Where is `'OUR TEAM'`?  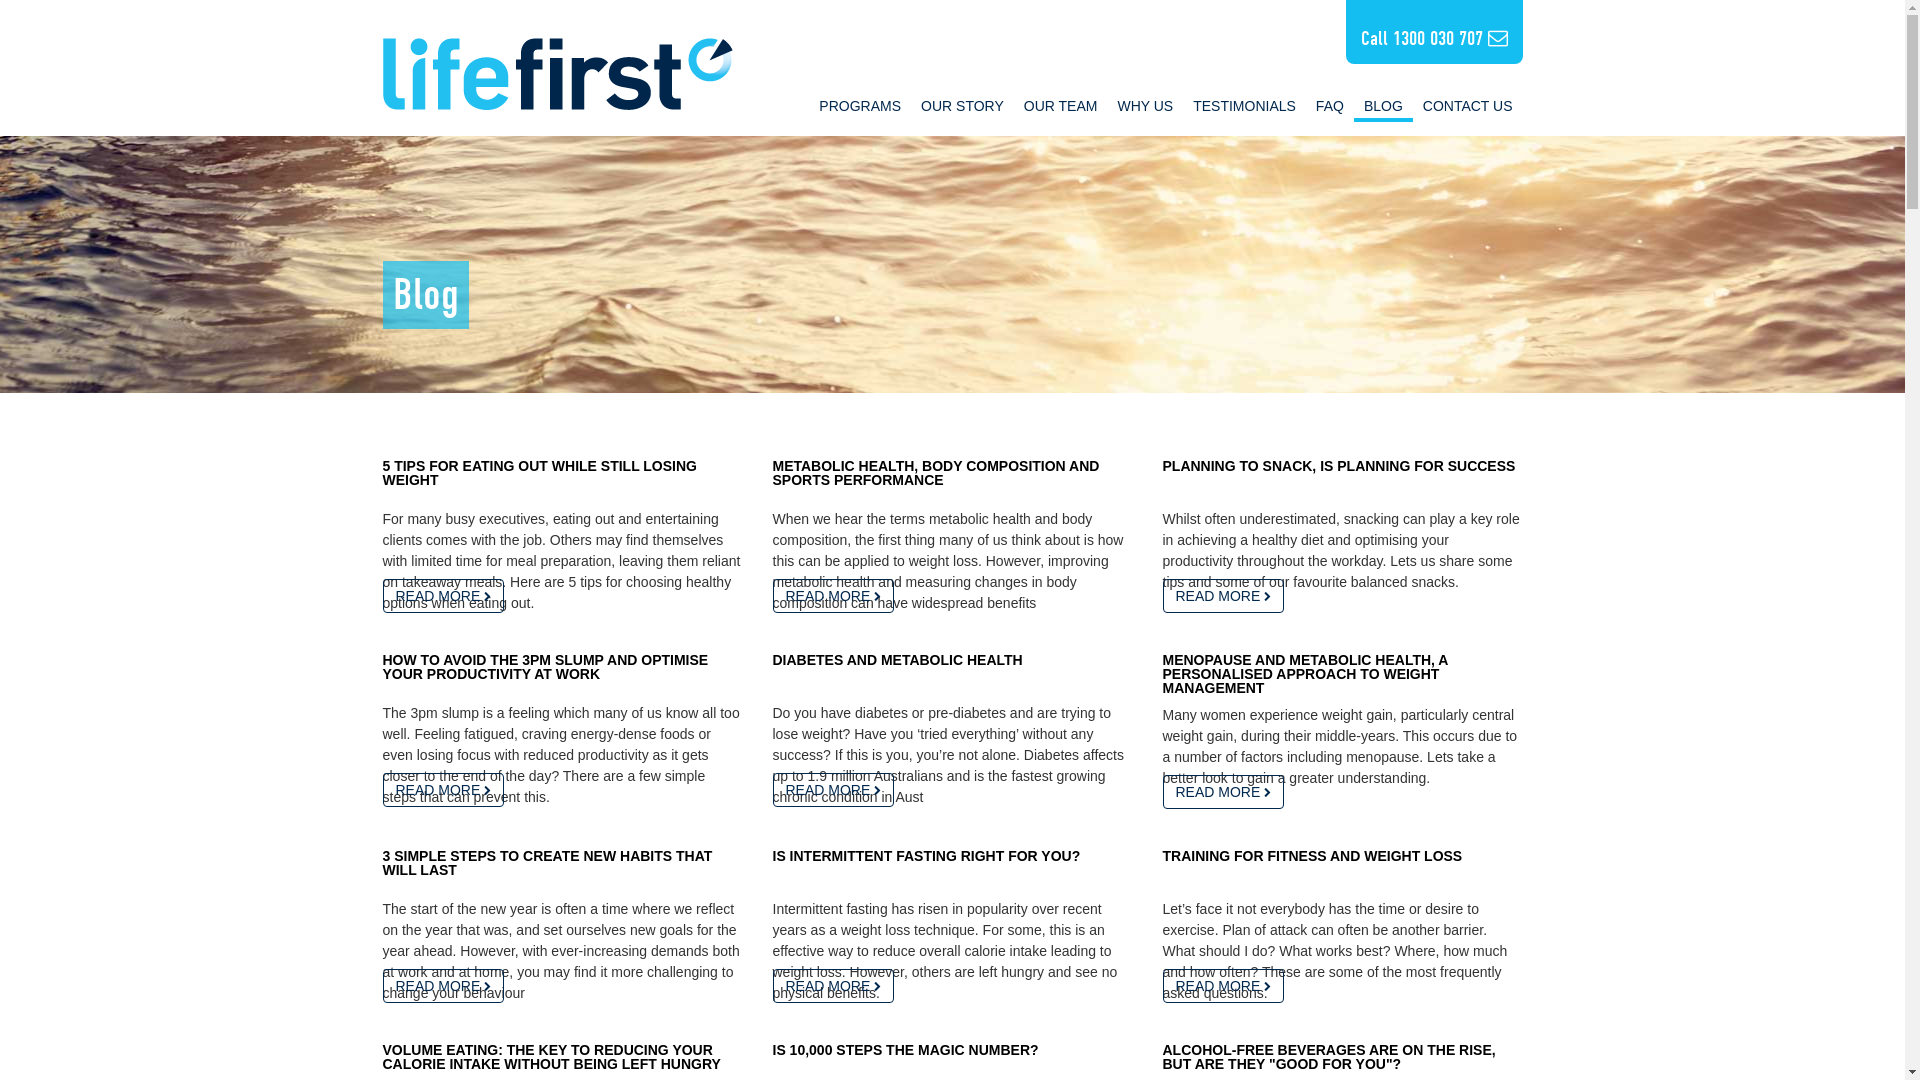
'OUR TEAM' is located at coordinates (1059, 105).